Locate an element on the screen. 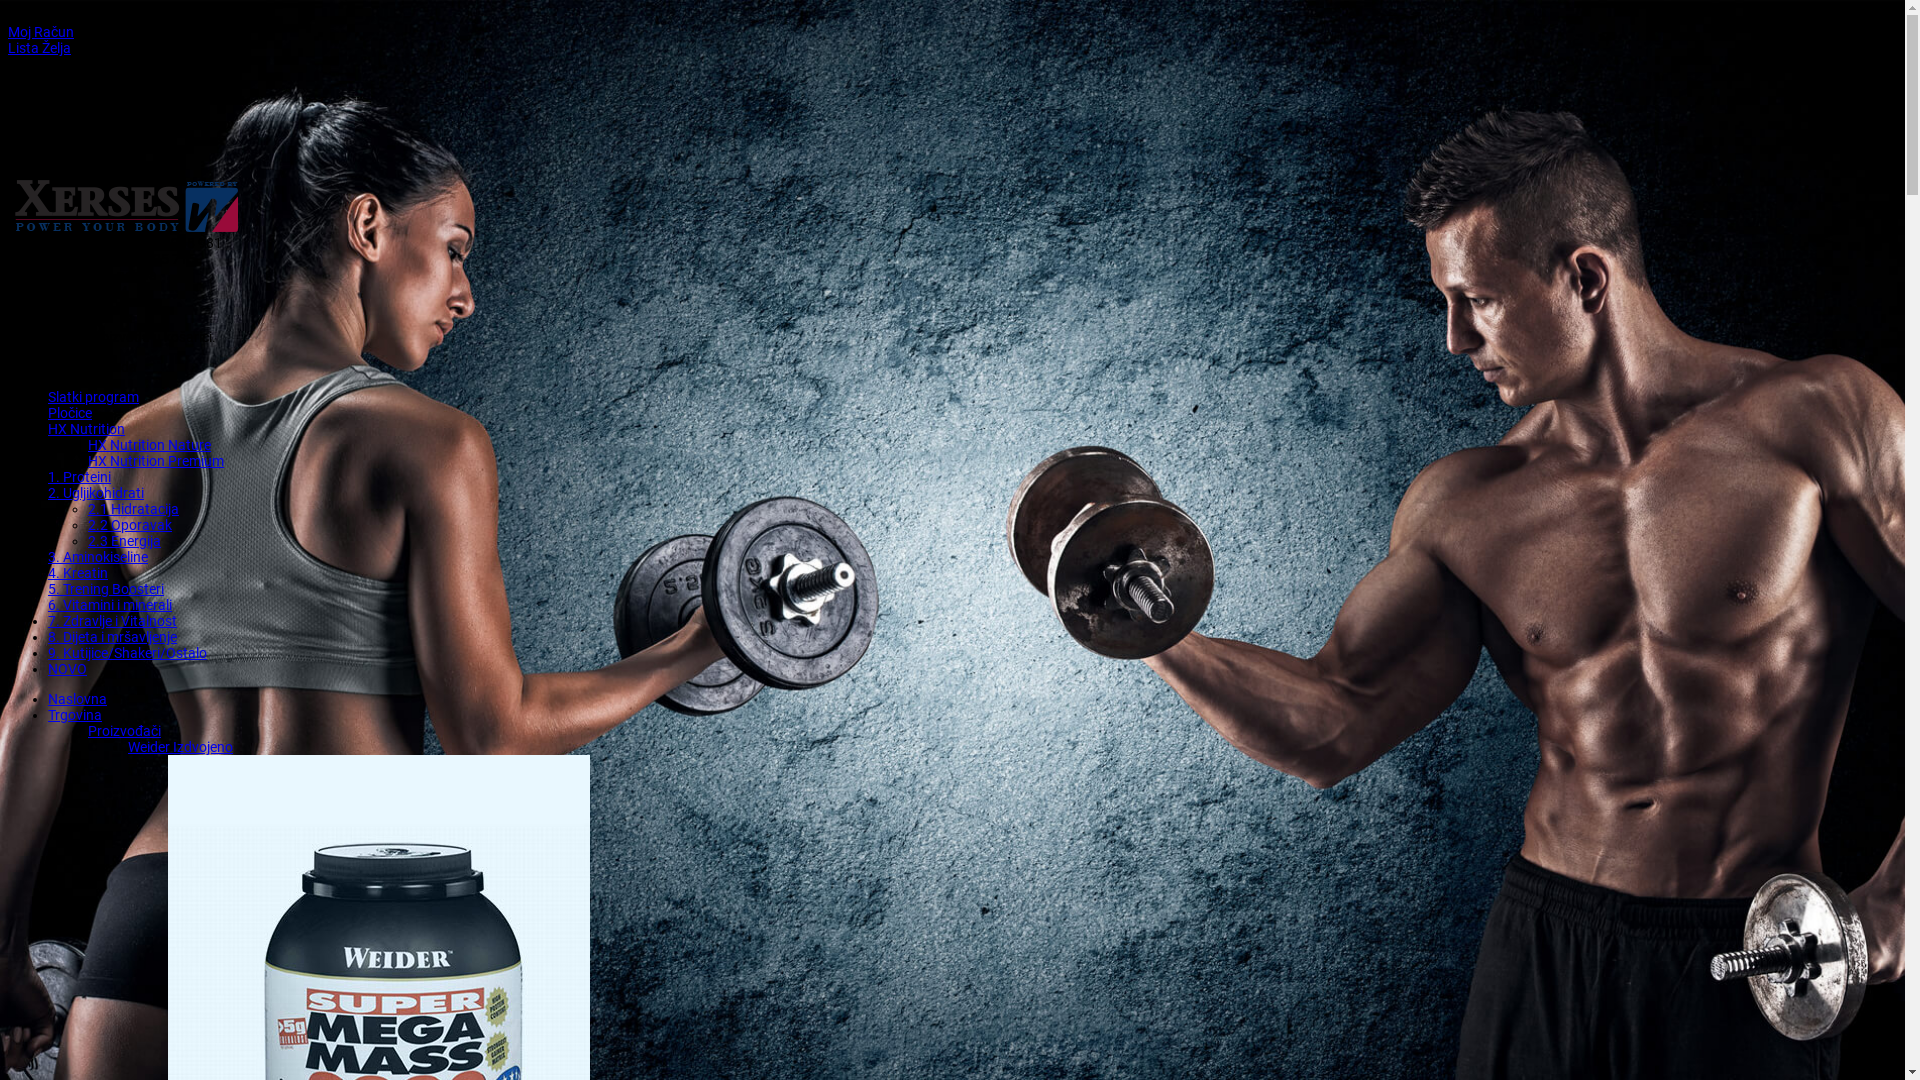  '7. Zdravlje i Vitalnost' is located at coordinates (48, 620).